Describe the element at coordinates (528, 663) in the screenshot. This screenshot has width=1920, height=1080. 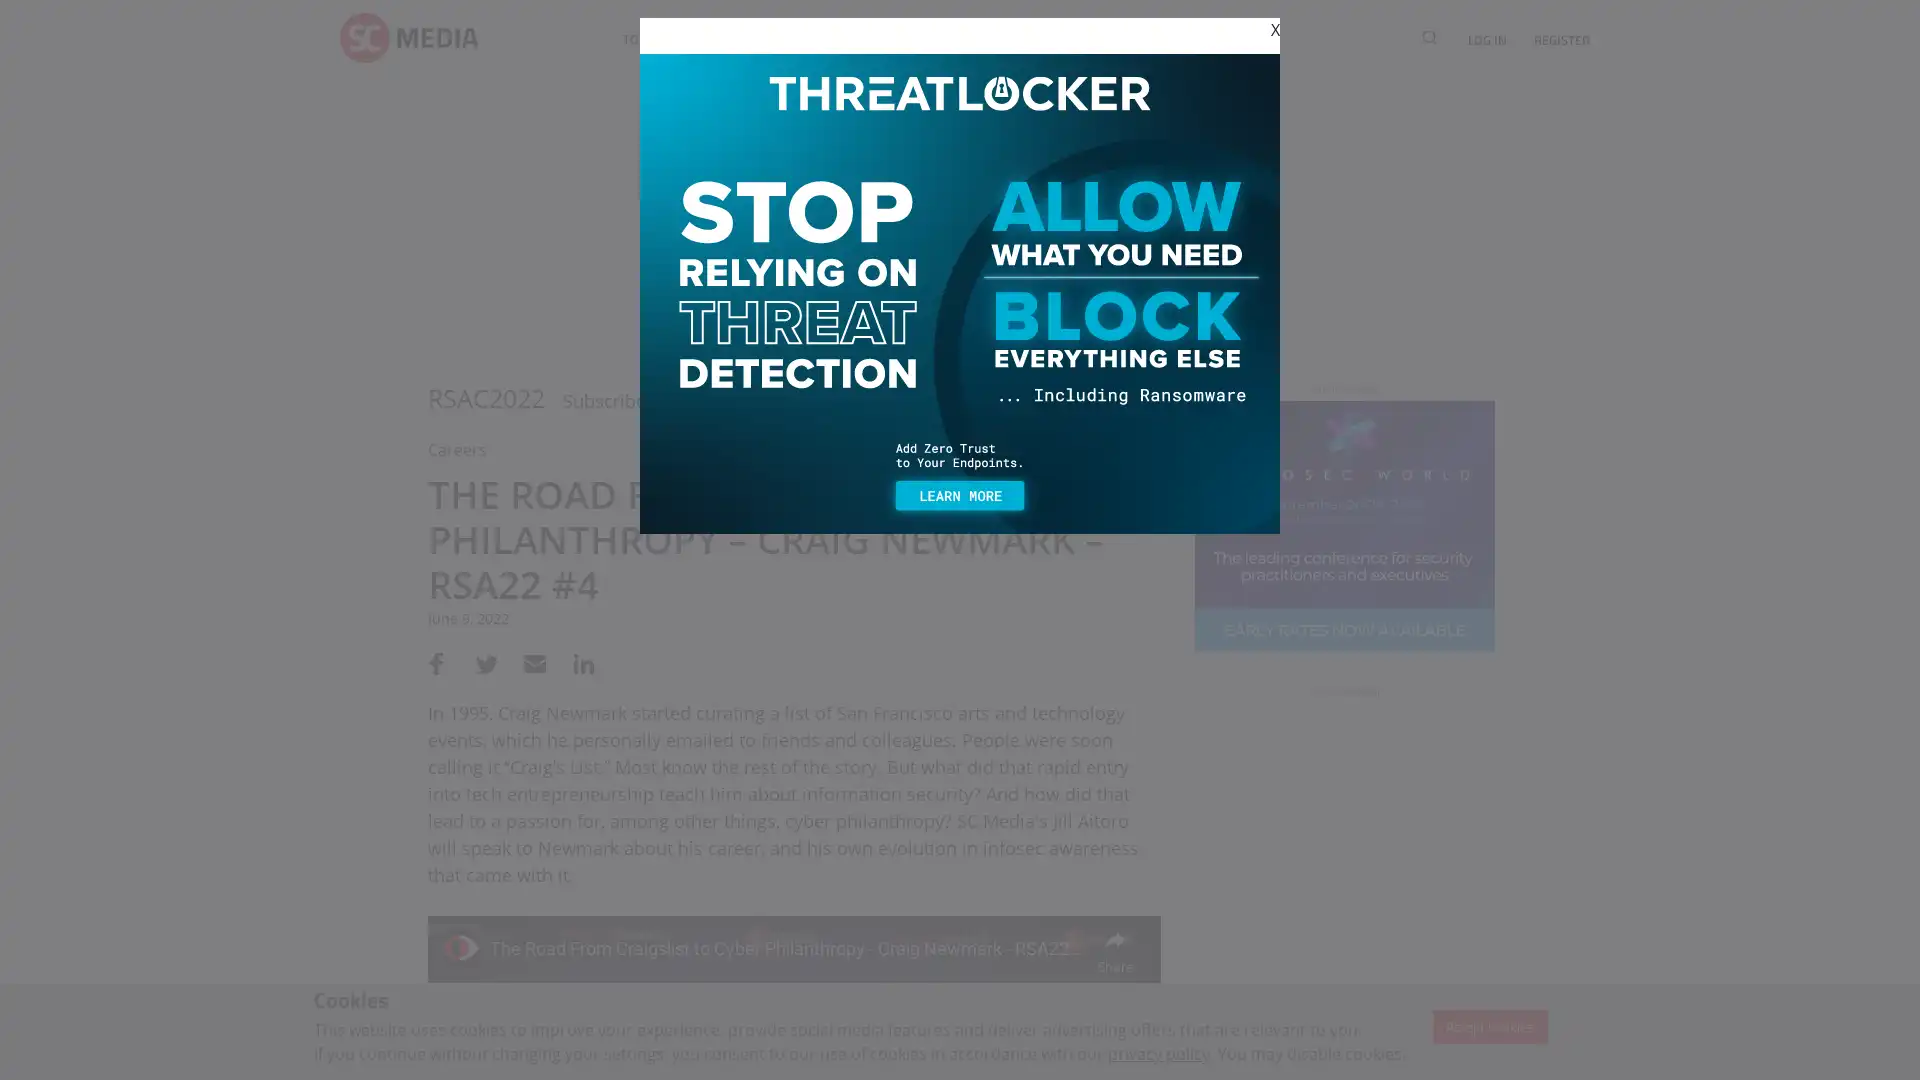
I see `Share to Email` at that location.